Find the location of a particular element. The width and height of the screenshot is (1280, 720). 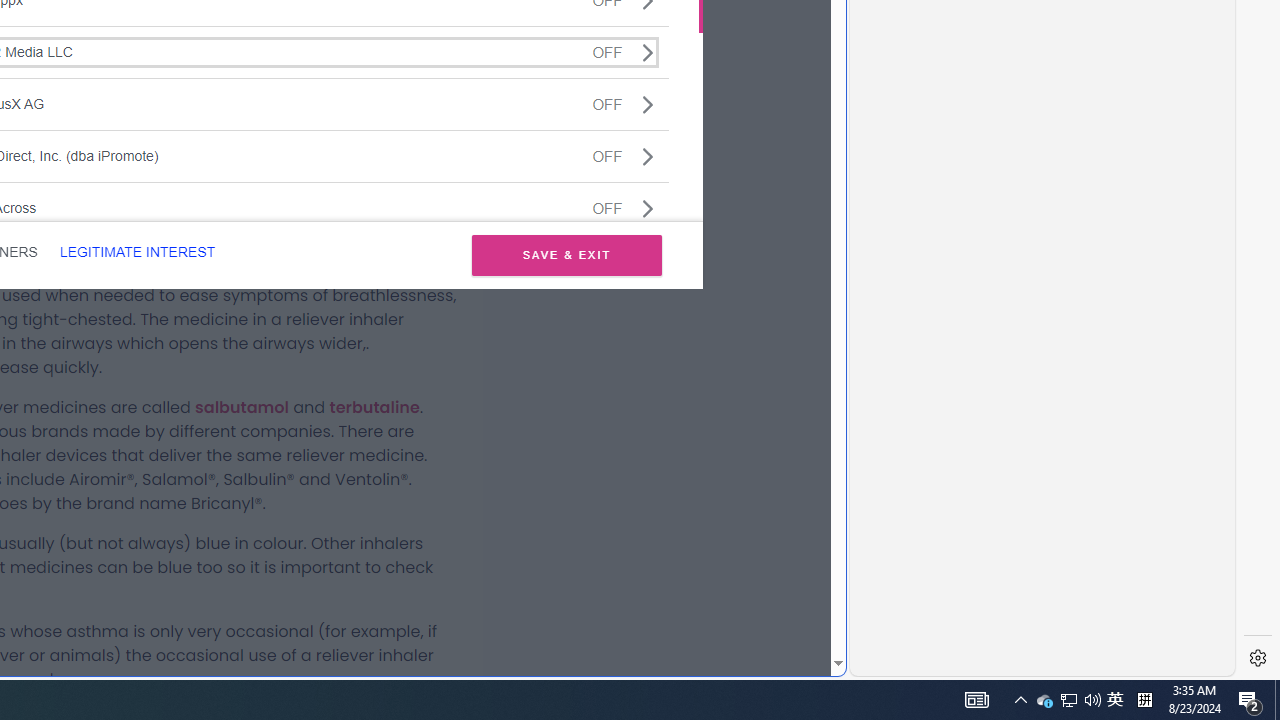

'Settings' is located at coordinates (1257, 658).